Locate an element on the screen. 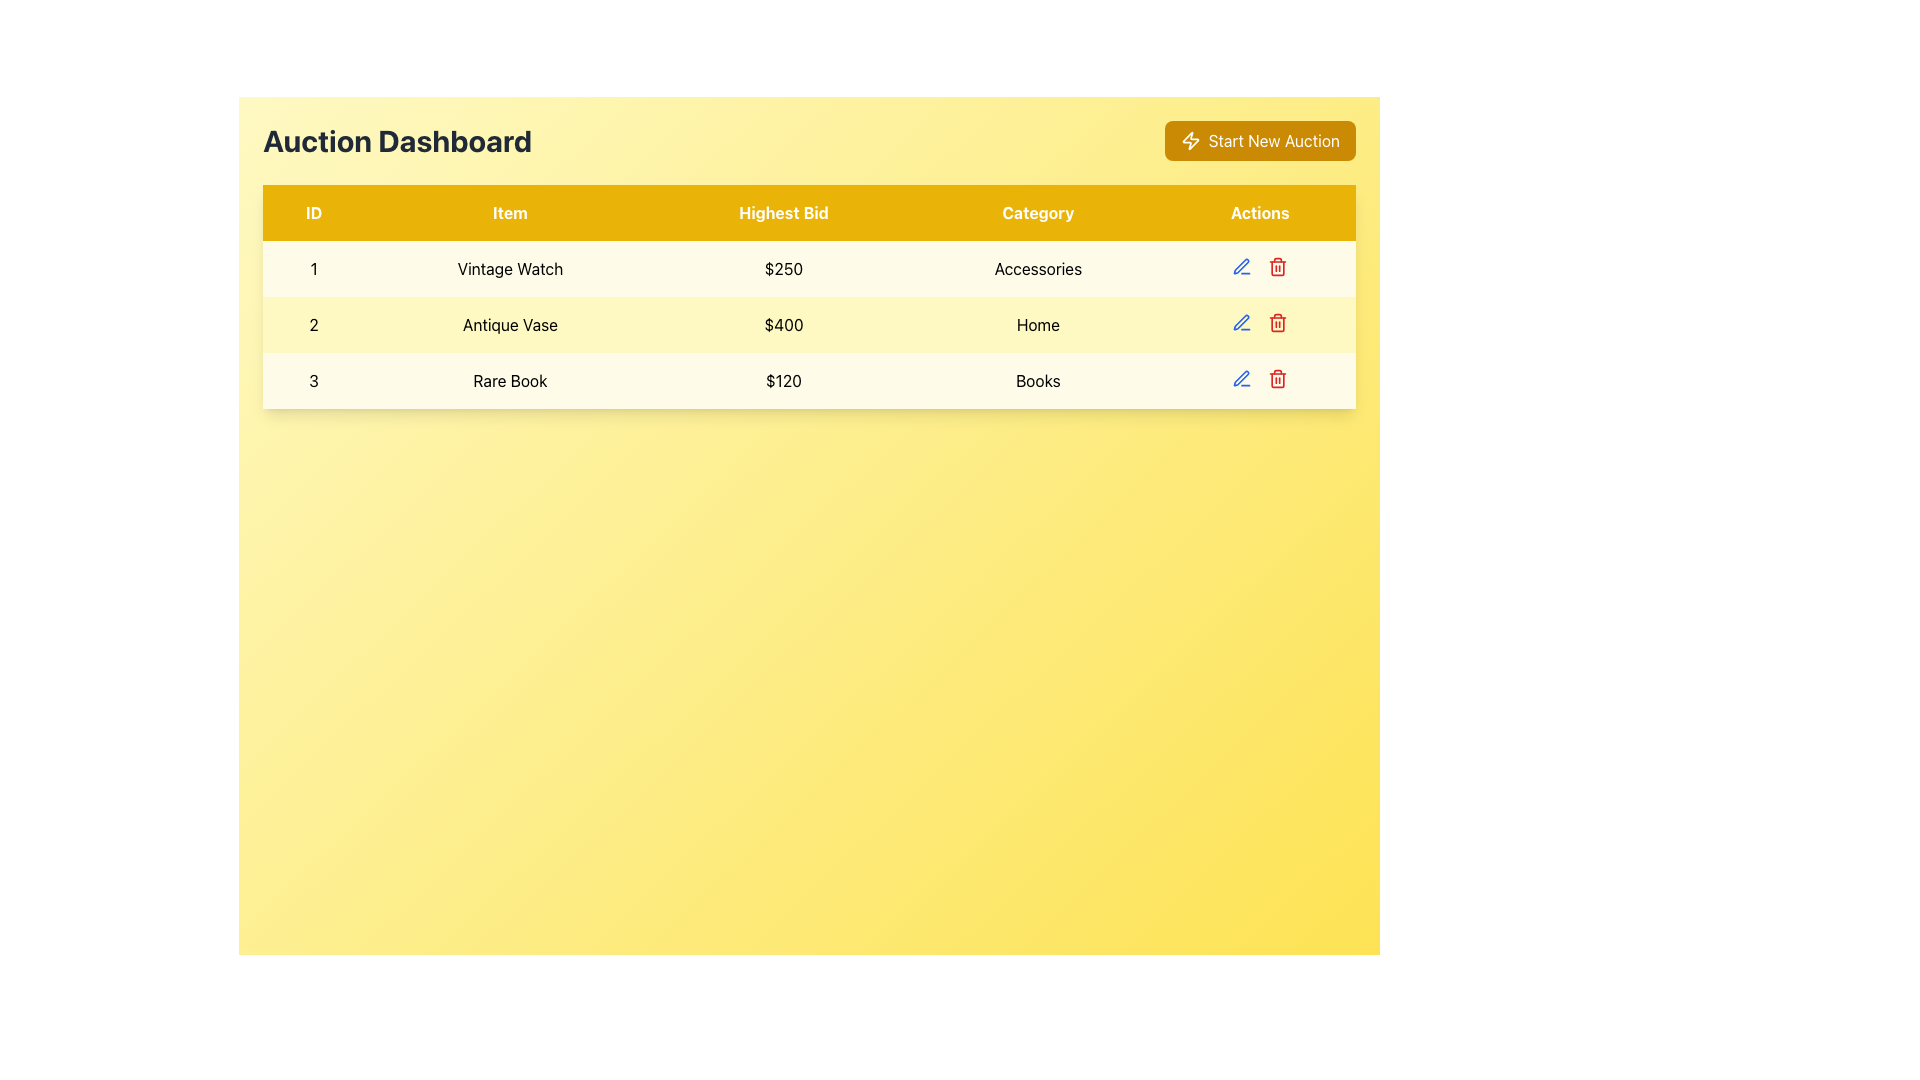 The height and width of the screenshot is (1080, 1920). the delete icon located in the 'Actions' column of the third row in the table is located at coordinates (1276, 378).